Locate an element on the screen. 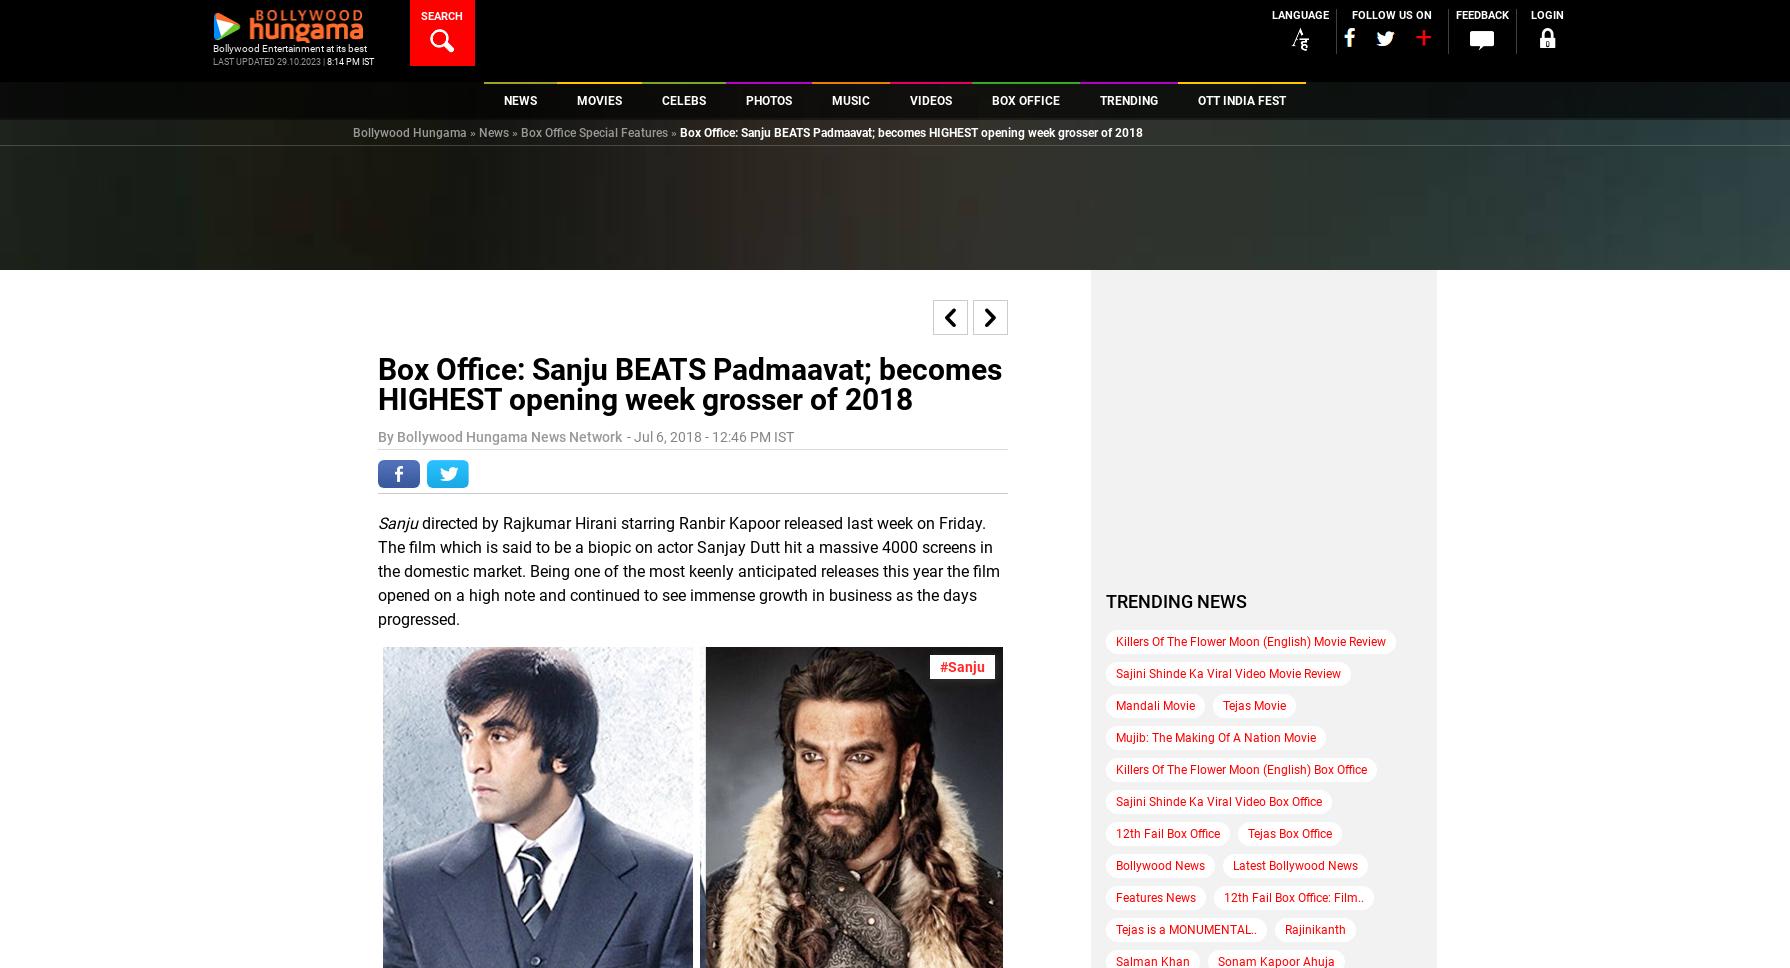  'Sanju' is located at coordinates (397, 523).